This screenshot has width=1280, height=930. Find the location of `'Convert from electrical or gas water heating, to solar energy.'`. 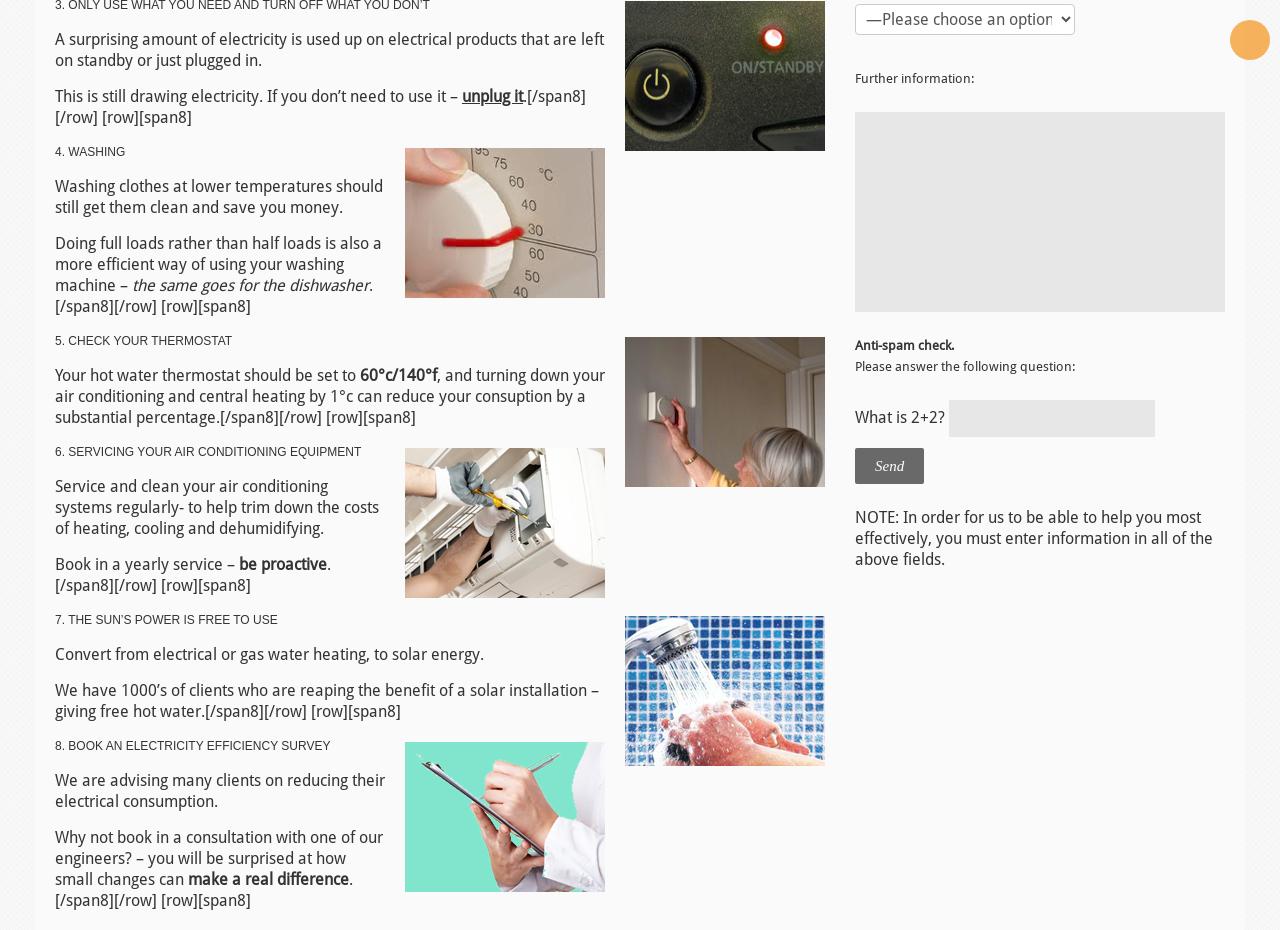

'Convert from electrical or gas water heating, to solar energy.' is located at coordinates (268, 652).